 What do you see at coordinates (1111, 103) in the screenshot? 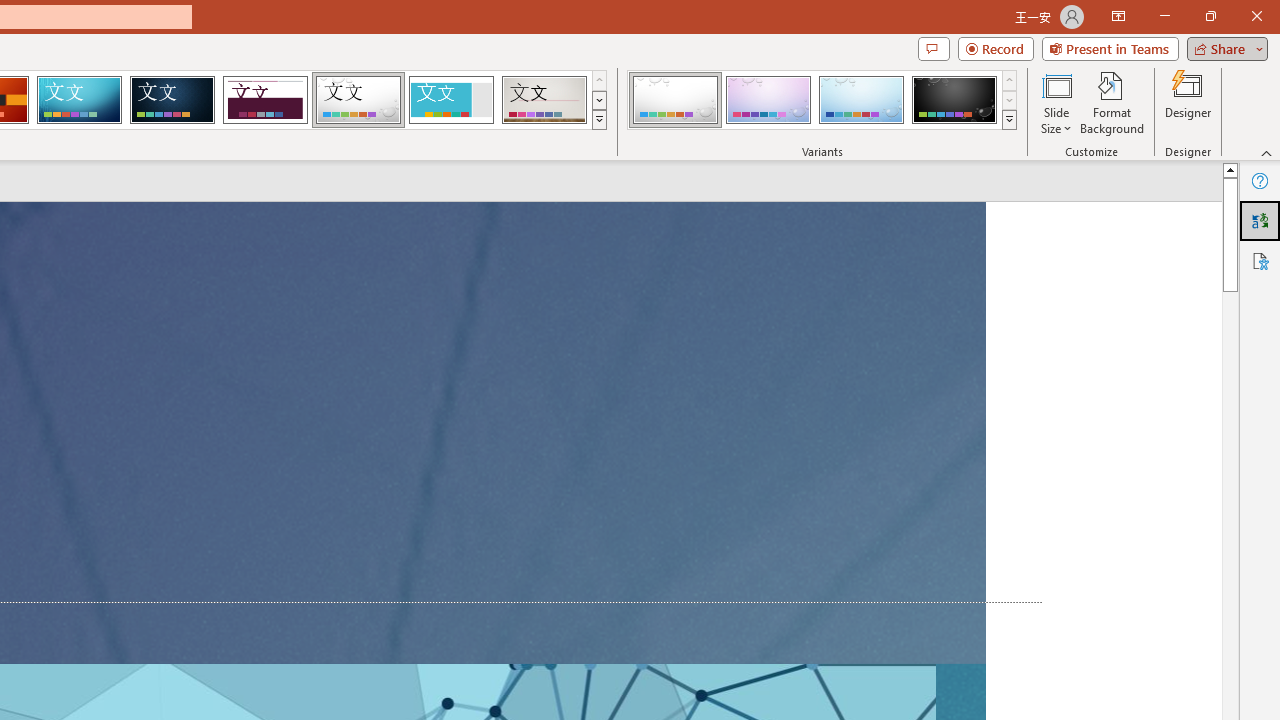
I see `'Format Background'` at bounding box center [1111, 103].